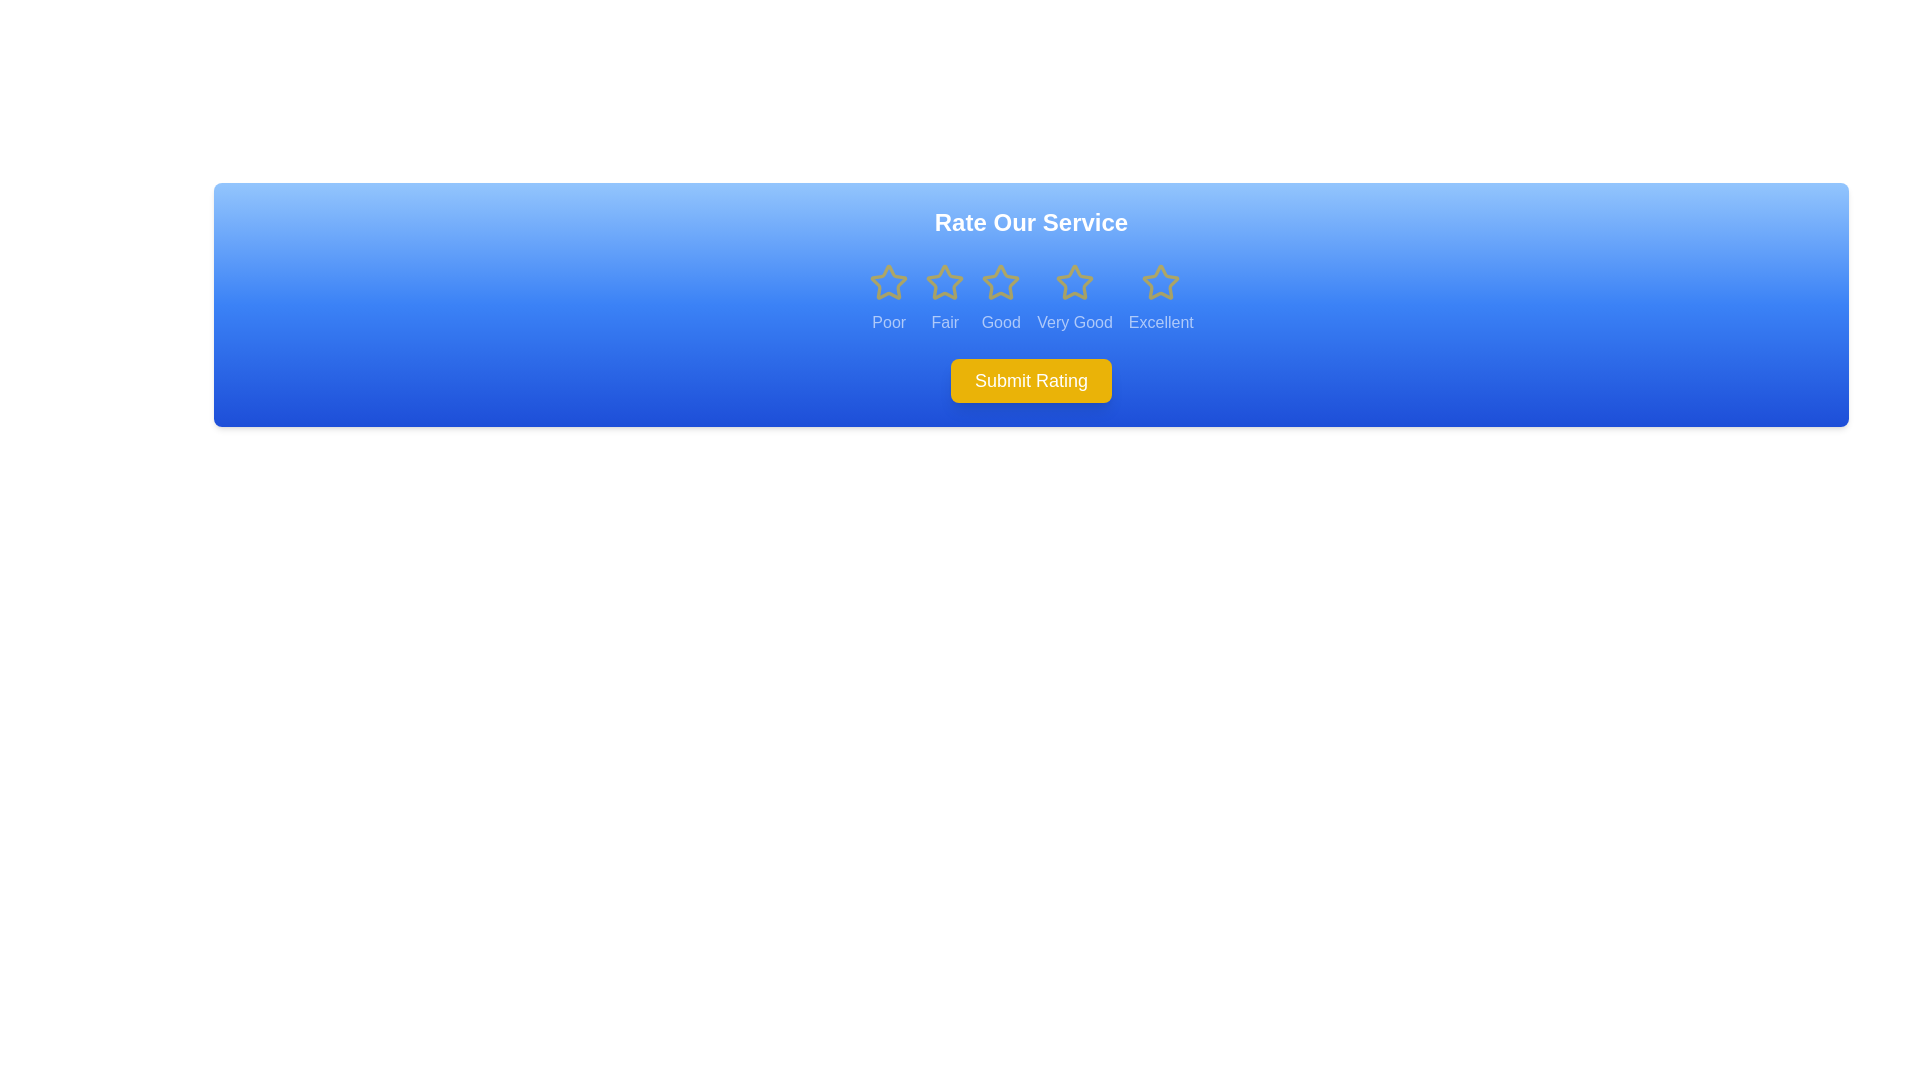 The height and width of the screenshot is (1080, 1920). What do you see at coordinates (1001, 282) in the screenshot?
I see `the third blue star icon in the row beneath 'Rate Our Service'` at bounding box center [1001, 282].